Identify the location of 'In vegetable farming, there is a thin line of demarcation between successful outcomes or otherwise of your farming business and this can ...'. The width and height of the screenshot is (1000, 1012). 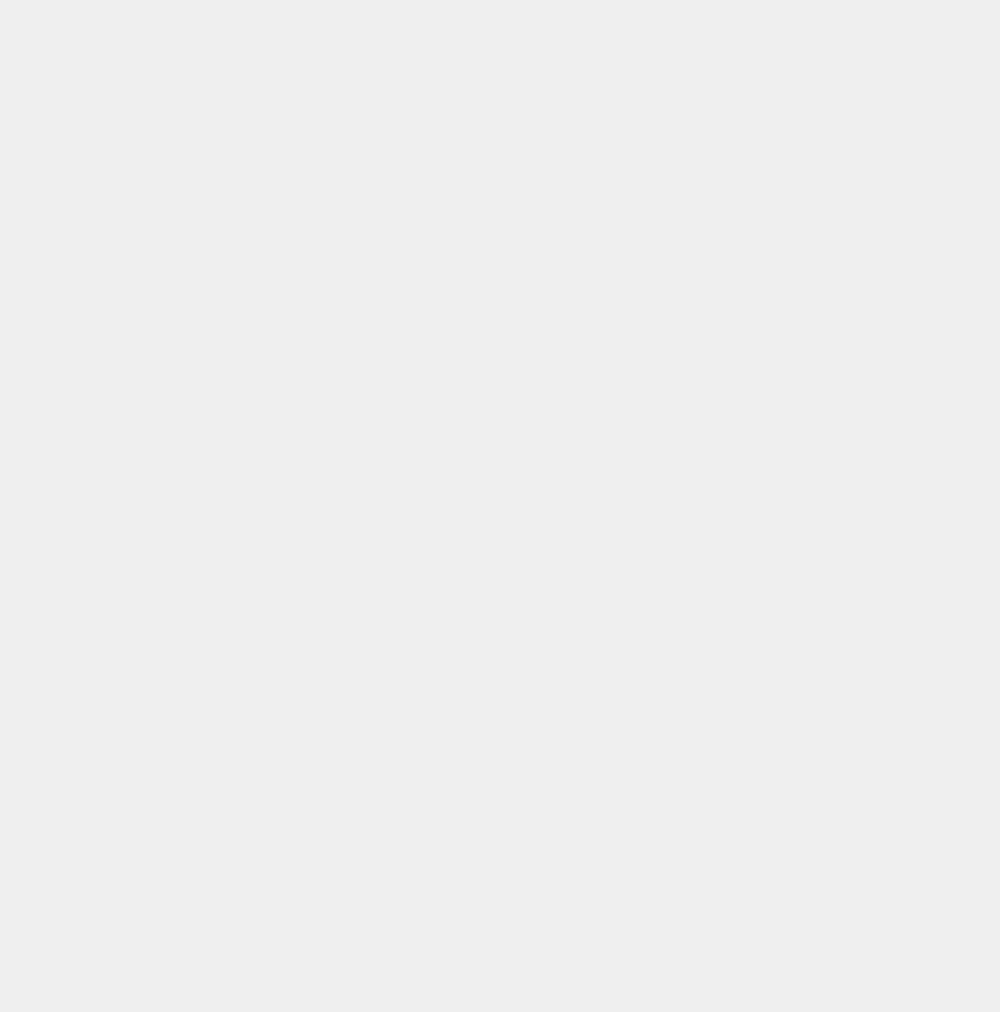
(454, 722).